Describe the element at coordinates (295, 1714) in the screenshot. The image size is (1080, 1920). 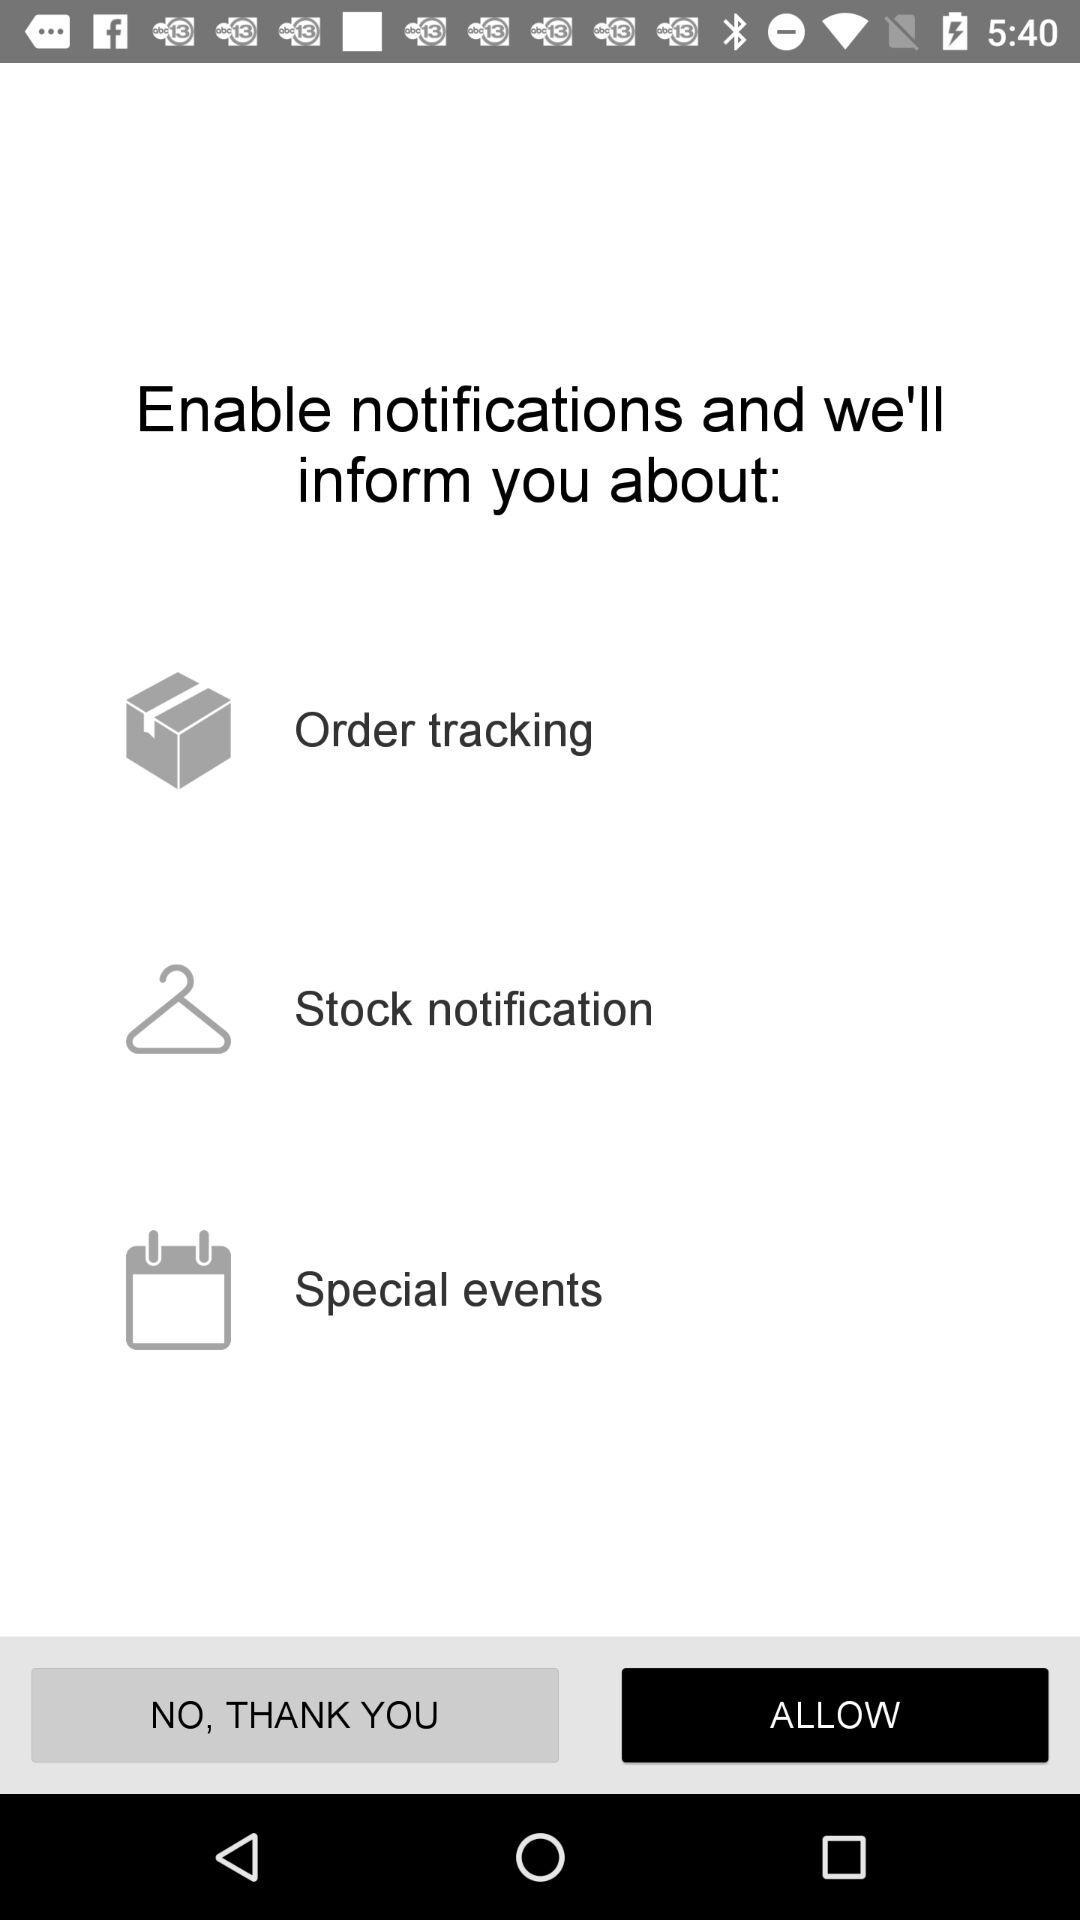
I see `the no, thank you item` at that location.